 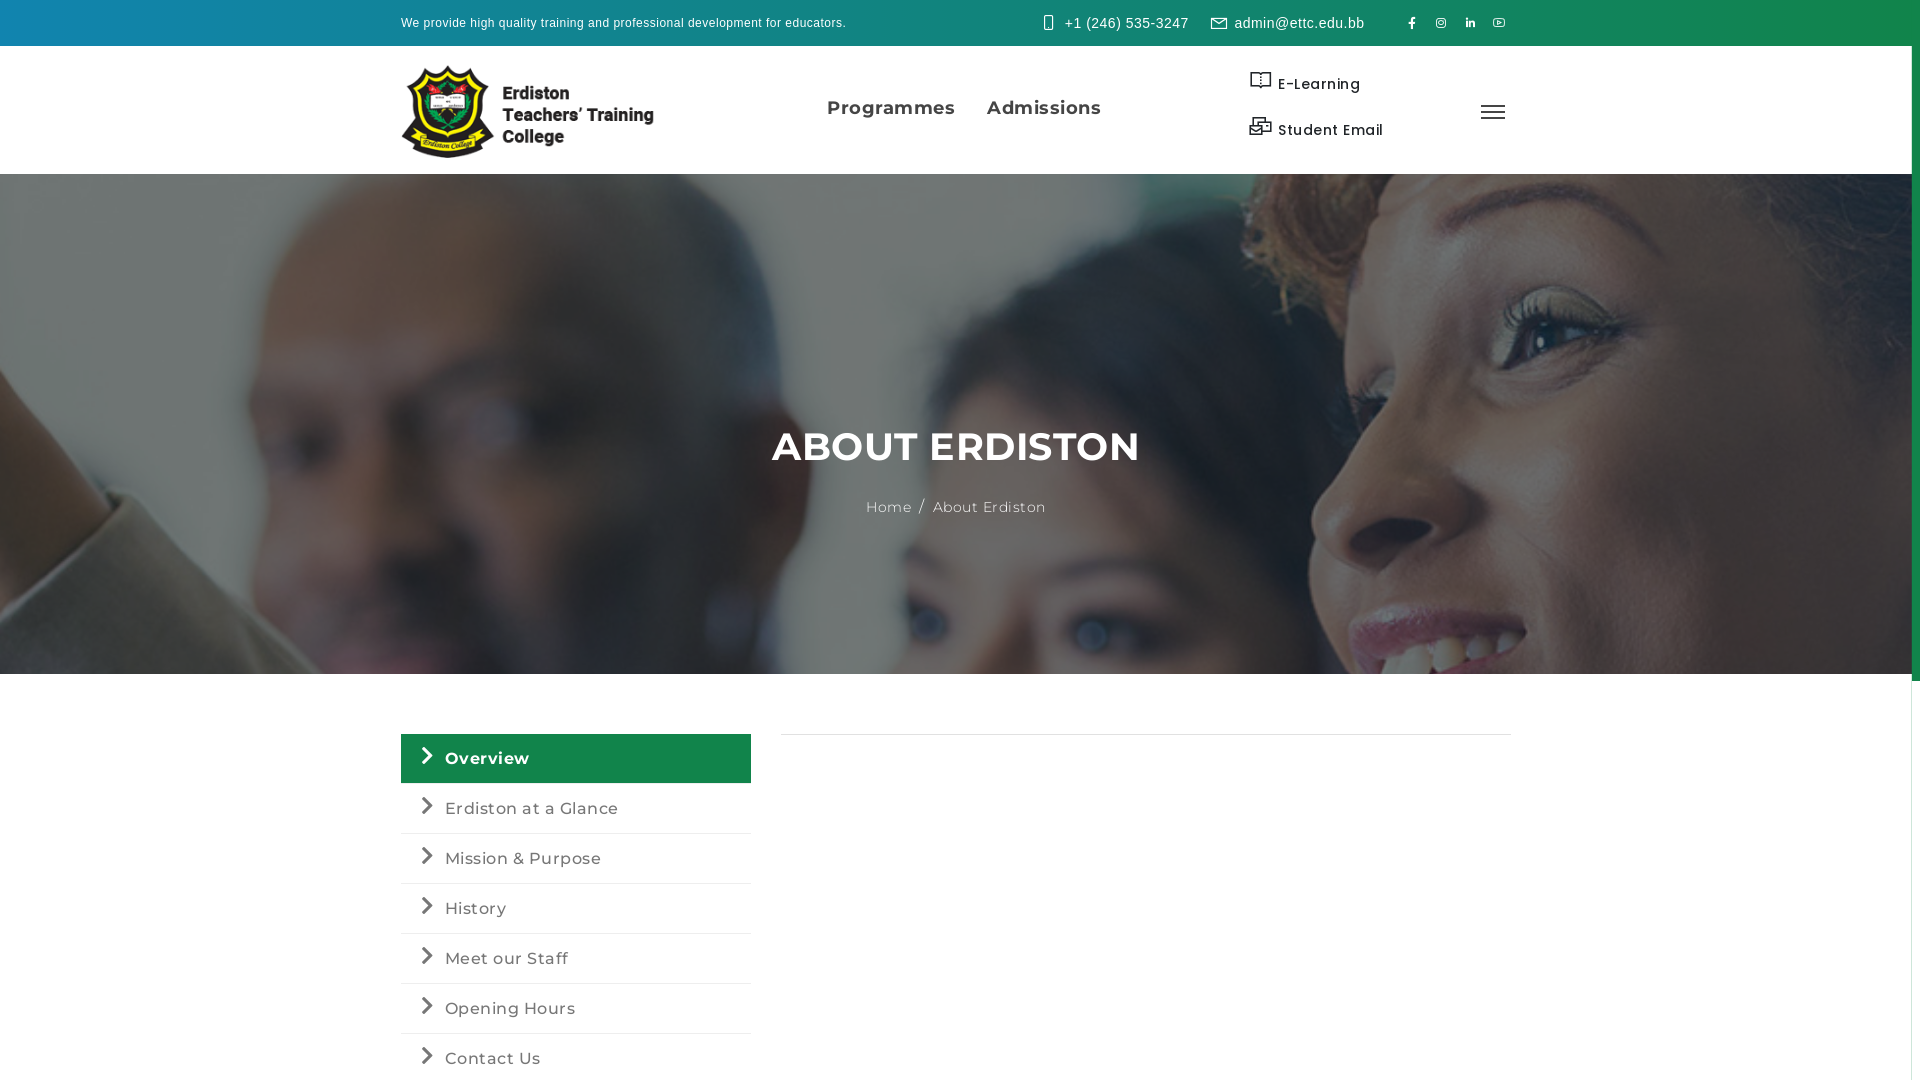 What do you see at coordinates (989, 505) in the screenshot?
I see `'About Erdiston'` at bounding box center [989, 505].